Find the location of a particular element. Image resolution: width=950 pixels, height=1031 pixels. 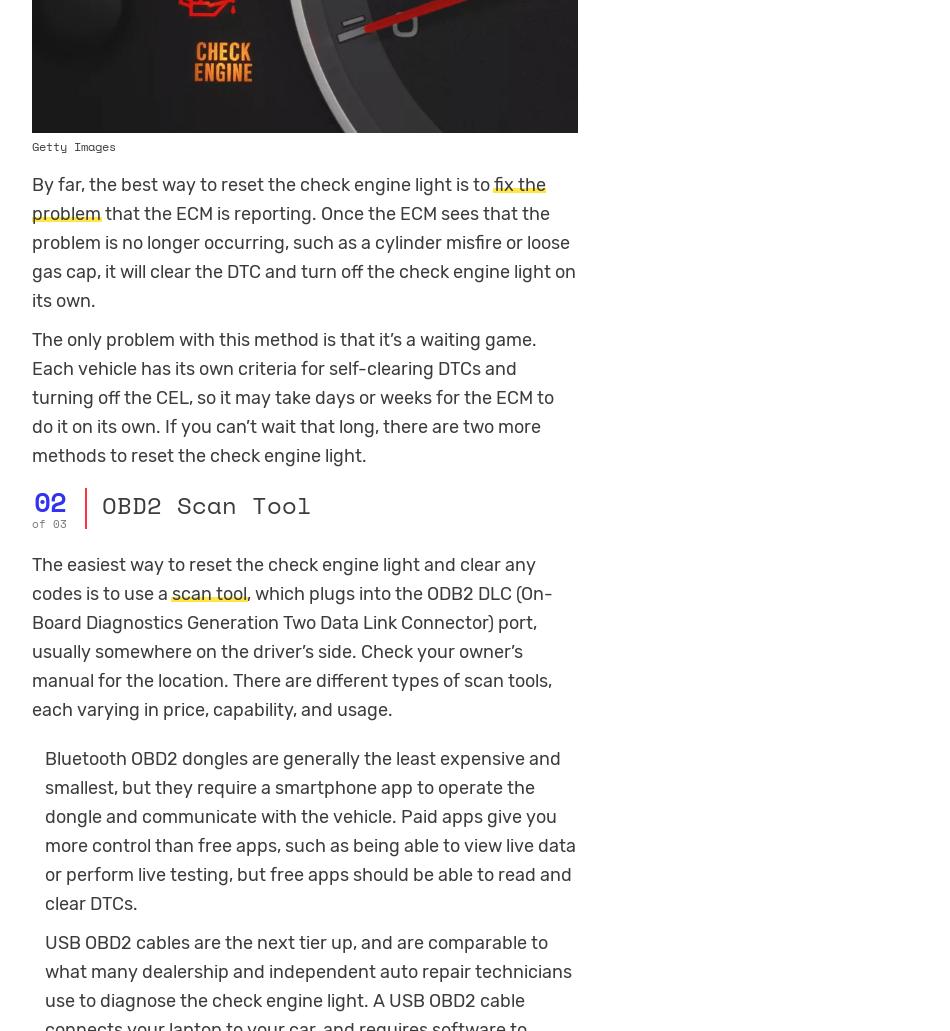

'fix the problem' is located at coordinates (287, 197).